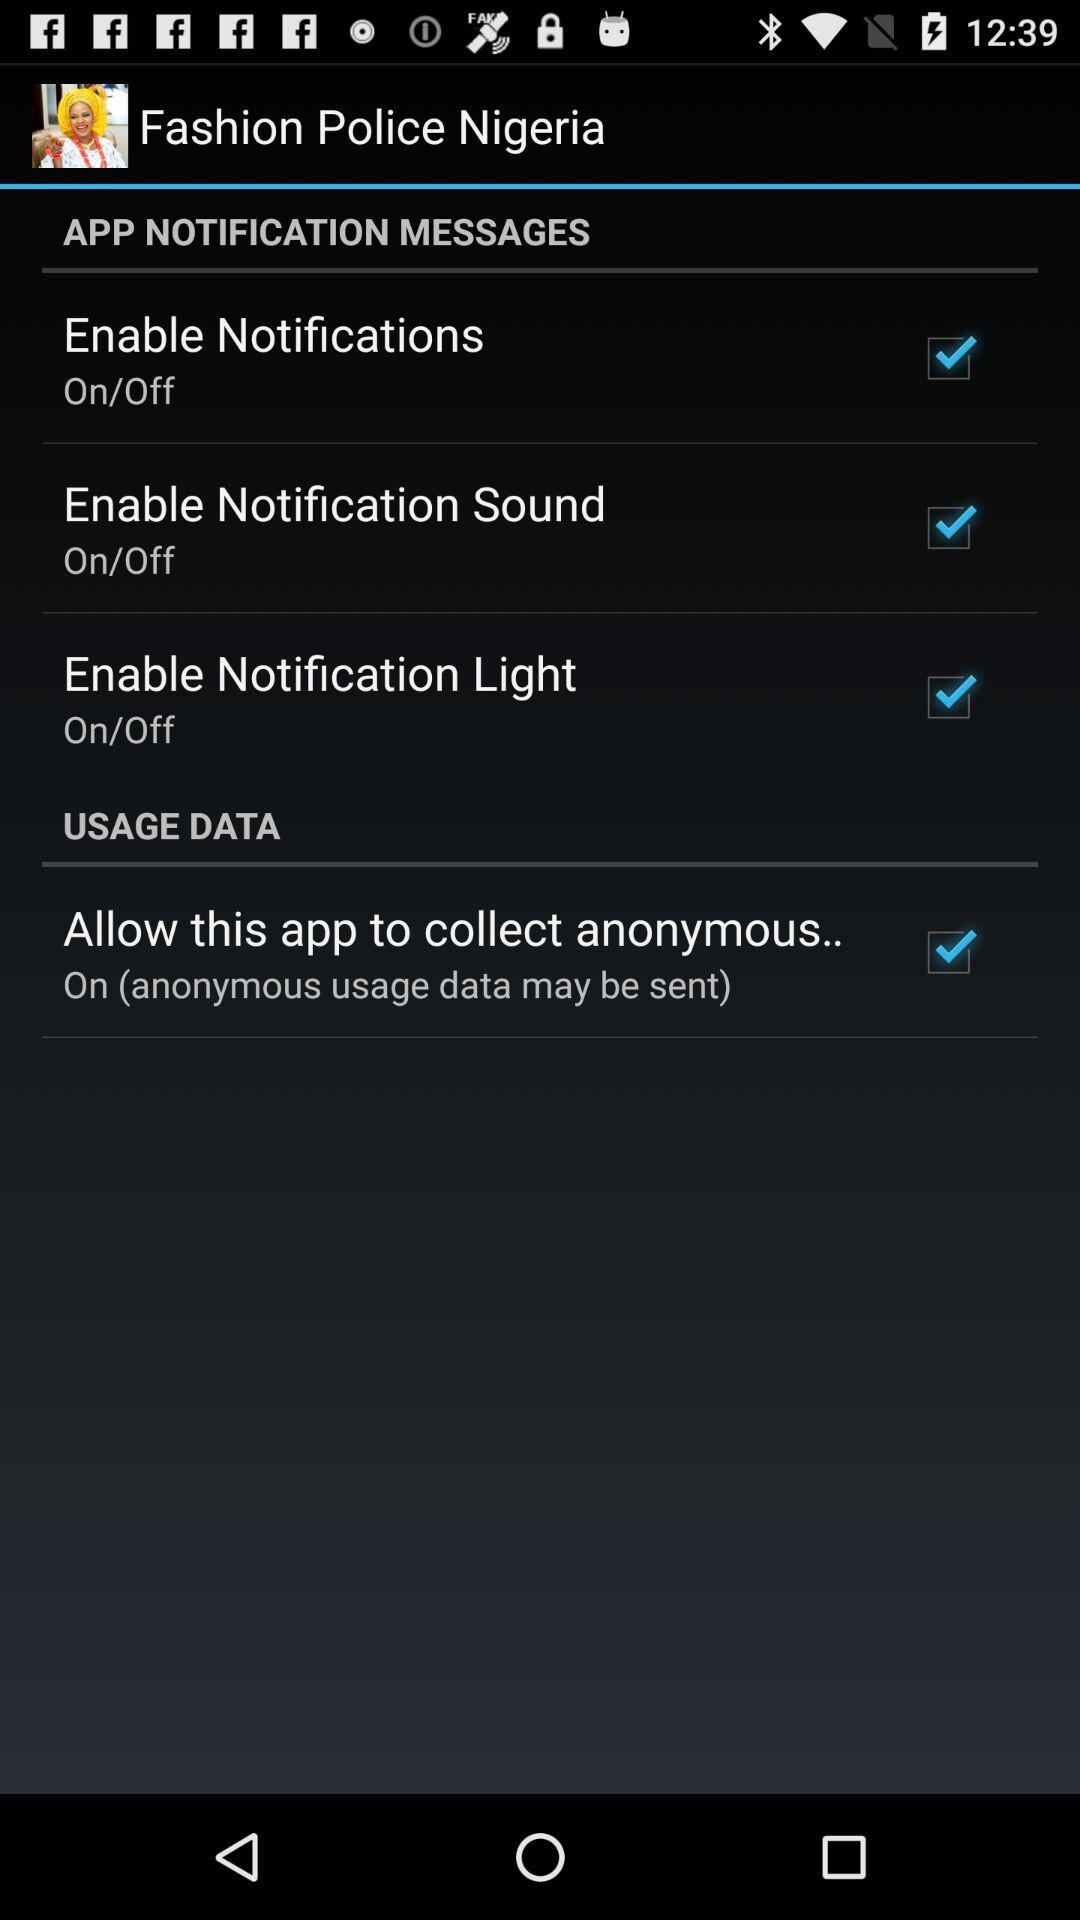 The height and width of the screenshot is (1920, 1080). Describe the element at coordinates (463, 926) in the screenshot. I see `item above on anonymous usage item` at that location.